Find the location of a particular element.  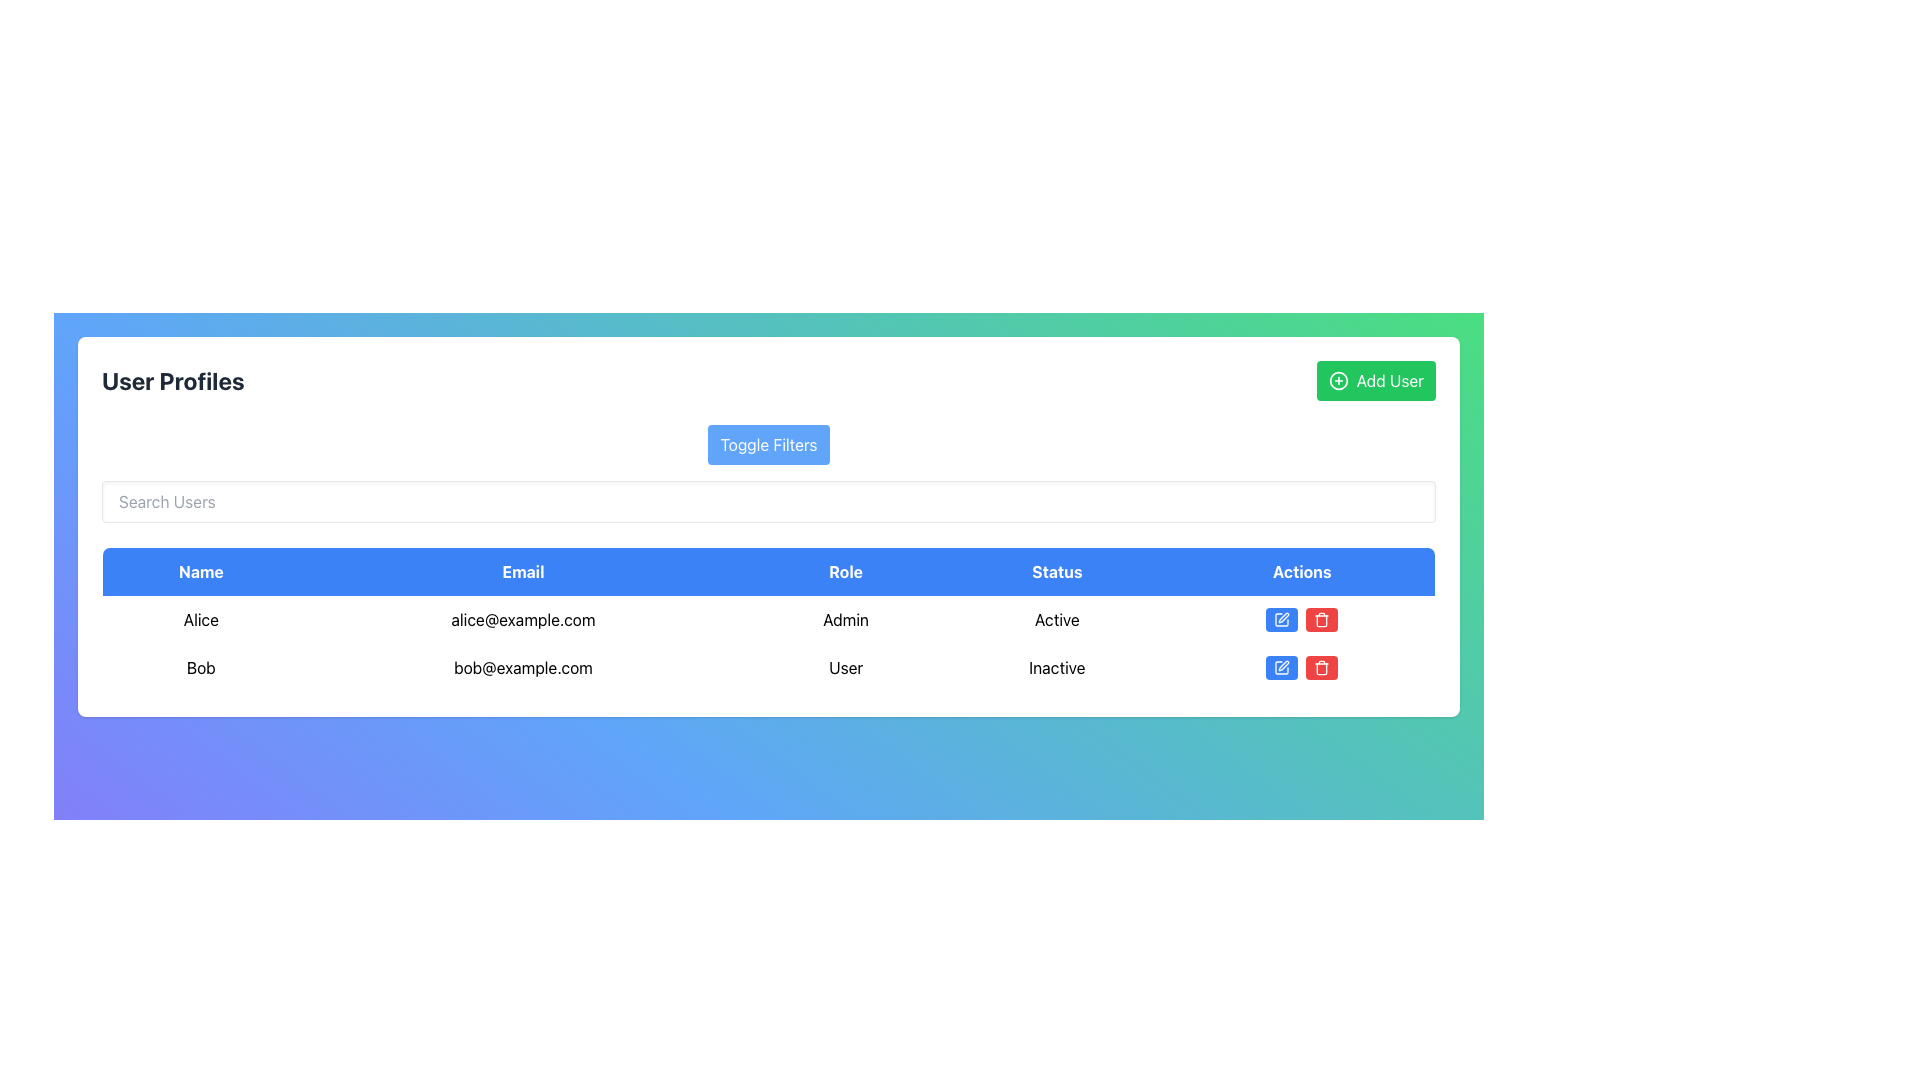

the red button with a white trash can icon, located to the right of the blue 'Edit' button in the 'Actions' section is located at coordinates (1322, 619).